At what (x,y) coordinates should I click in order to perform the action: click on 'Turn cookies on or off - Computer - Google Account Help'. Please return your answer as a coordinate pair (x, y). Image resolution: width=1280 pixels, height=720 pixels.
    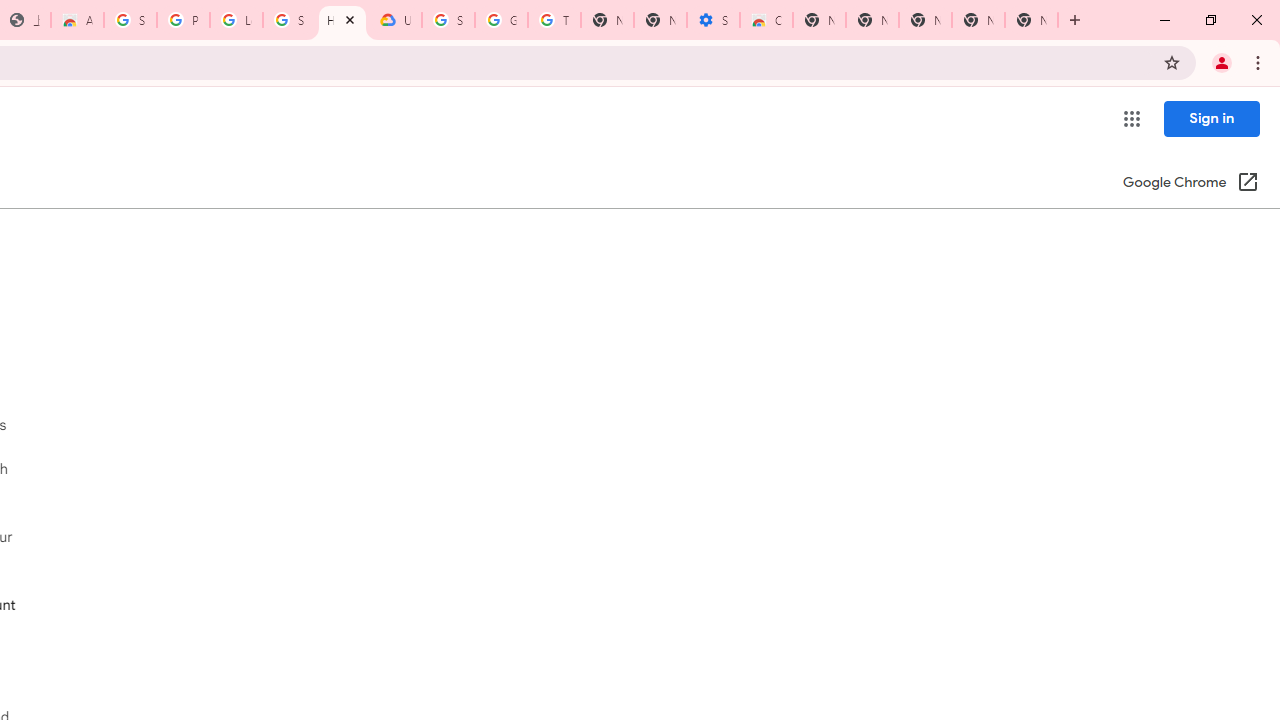
    Looking at the image, I should click on (554, 20).